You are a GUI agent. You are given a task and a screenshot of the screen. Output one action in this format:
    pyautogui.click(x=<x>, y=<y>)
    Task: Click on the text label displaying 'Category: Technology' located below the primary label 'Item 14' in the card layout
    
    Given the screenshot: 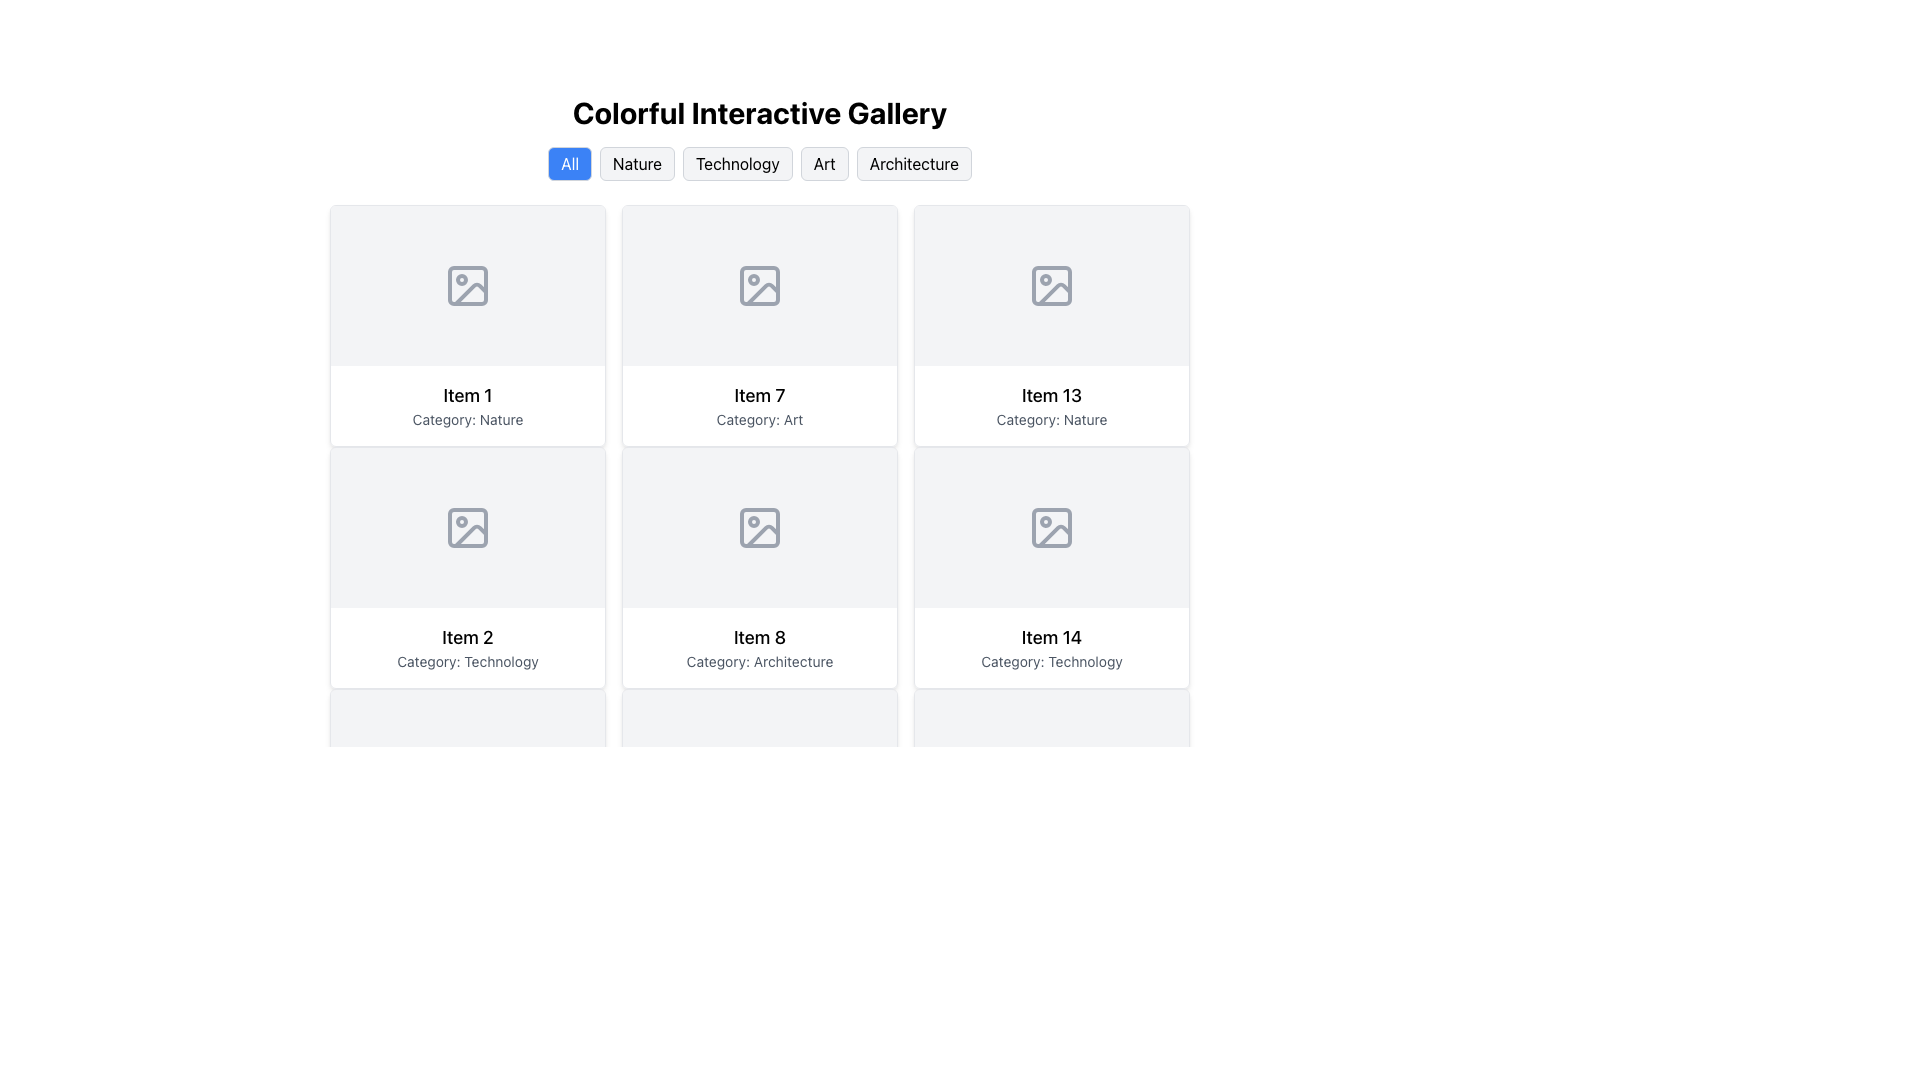 What is the action you would take?
    pyautogui.click(x=1050, y=662)
    